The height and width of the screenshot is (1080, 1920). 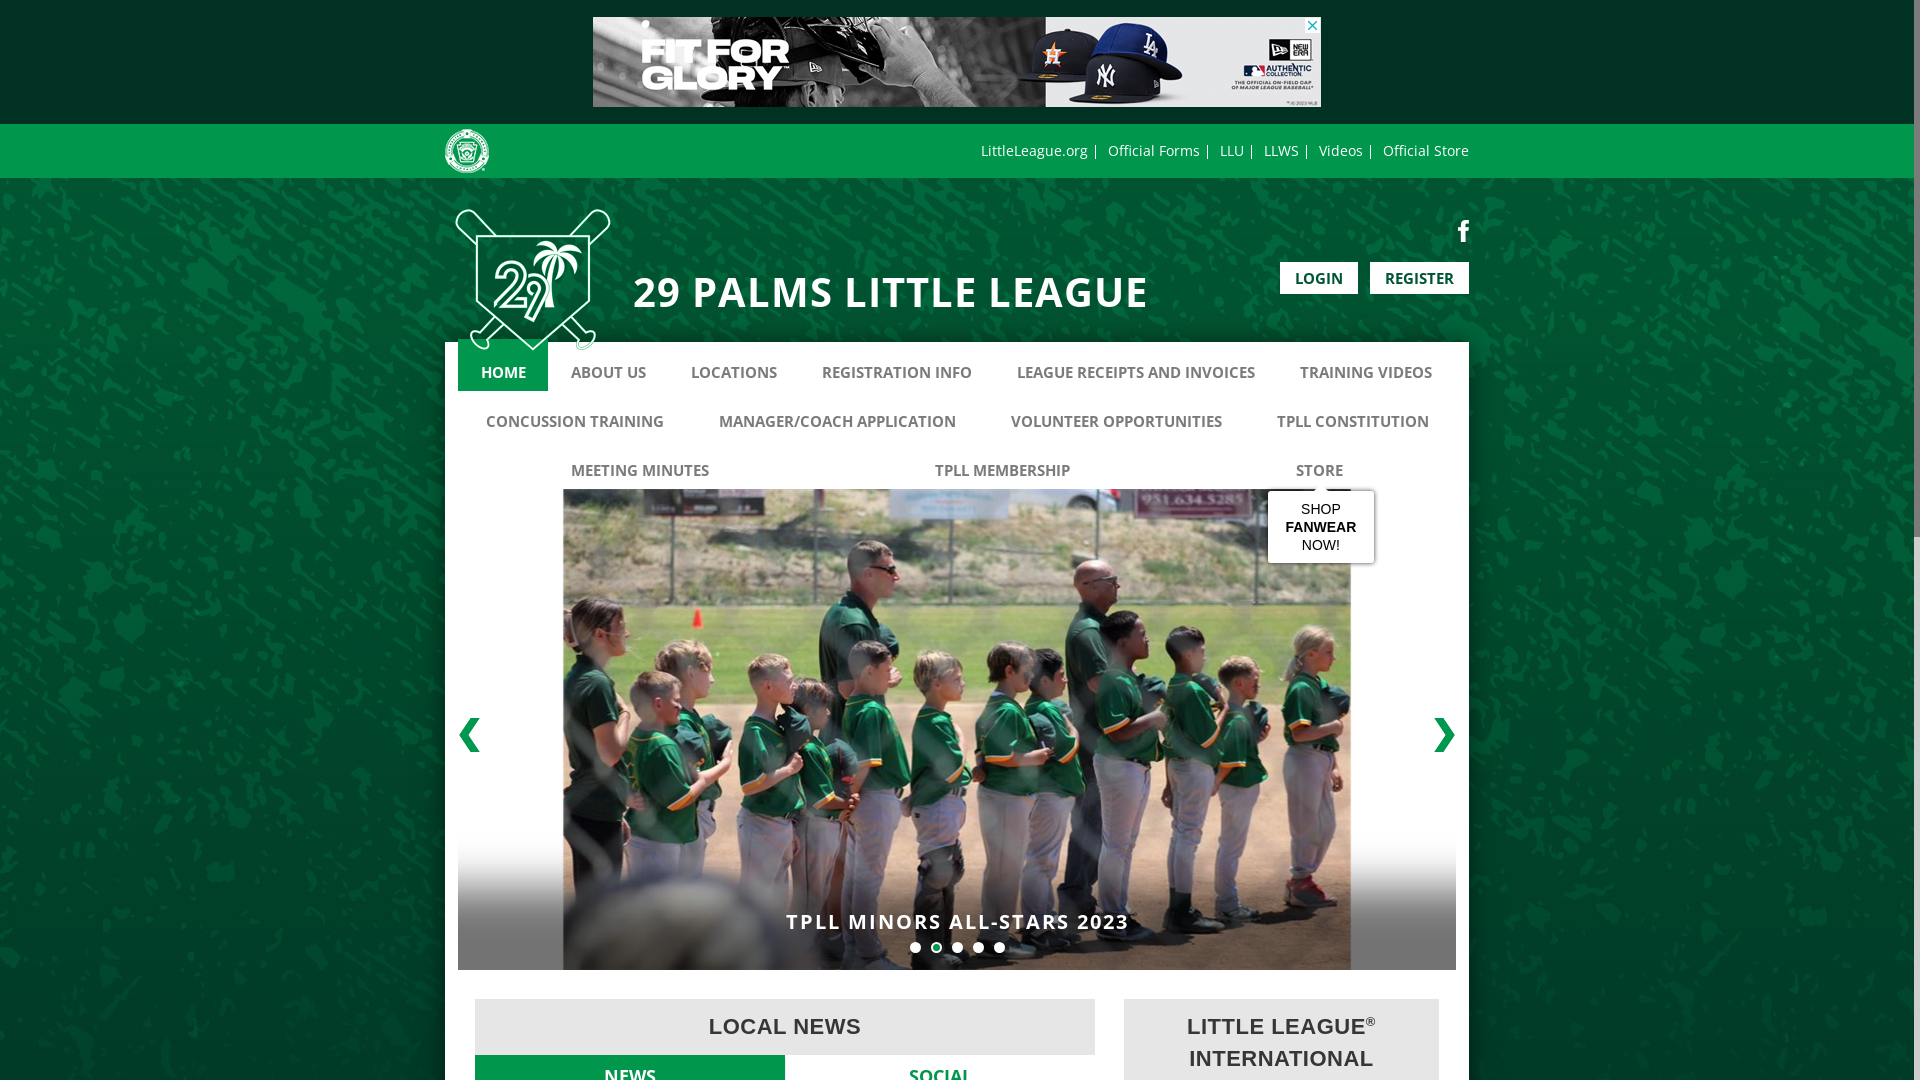 I want to click on 'VOLUNTEER OPPORTUNITIES', so click(x=1115, y=412).